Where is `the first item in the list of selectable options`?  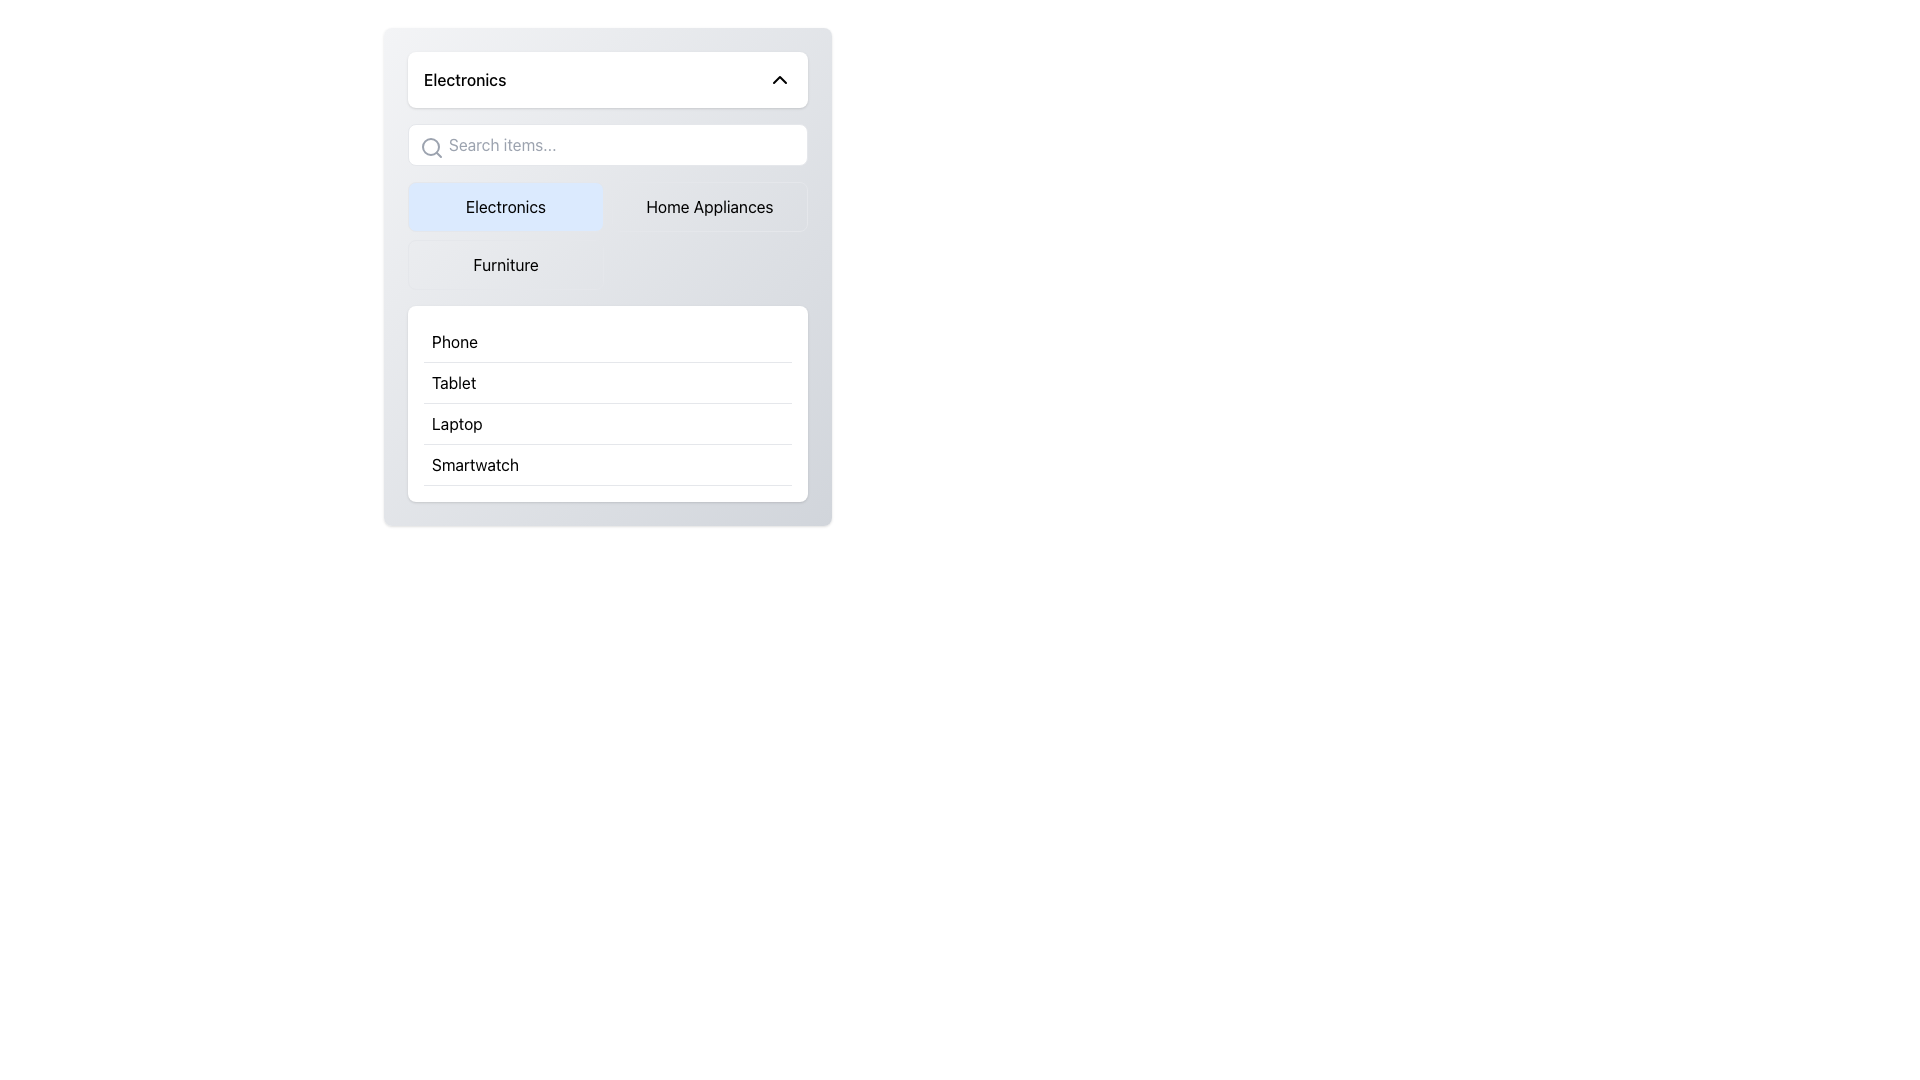
the first item in the list of selectable options is located at coordinates (607, 341).